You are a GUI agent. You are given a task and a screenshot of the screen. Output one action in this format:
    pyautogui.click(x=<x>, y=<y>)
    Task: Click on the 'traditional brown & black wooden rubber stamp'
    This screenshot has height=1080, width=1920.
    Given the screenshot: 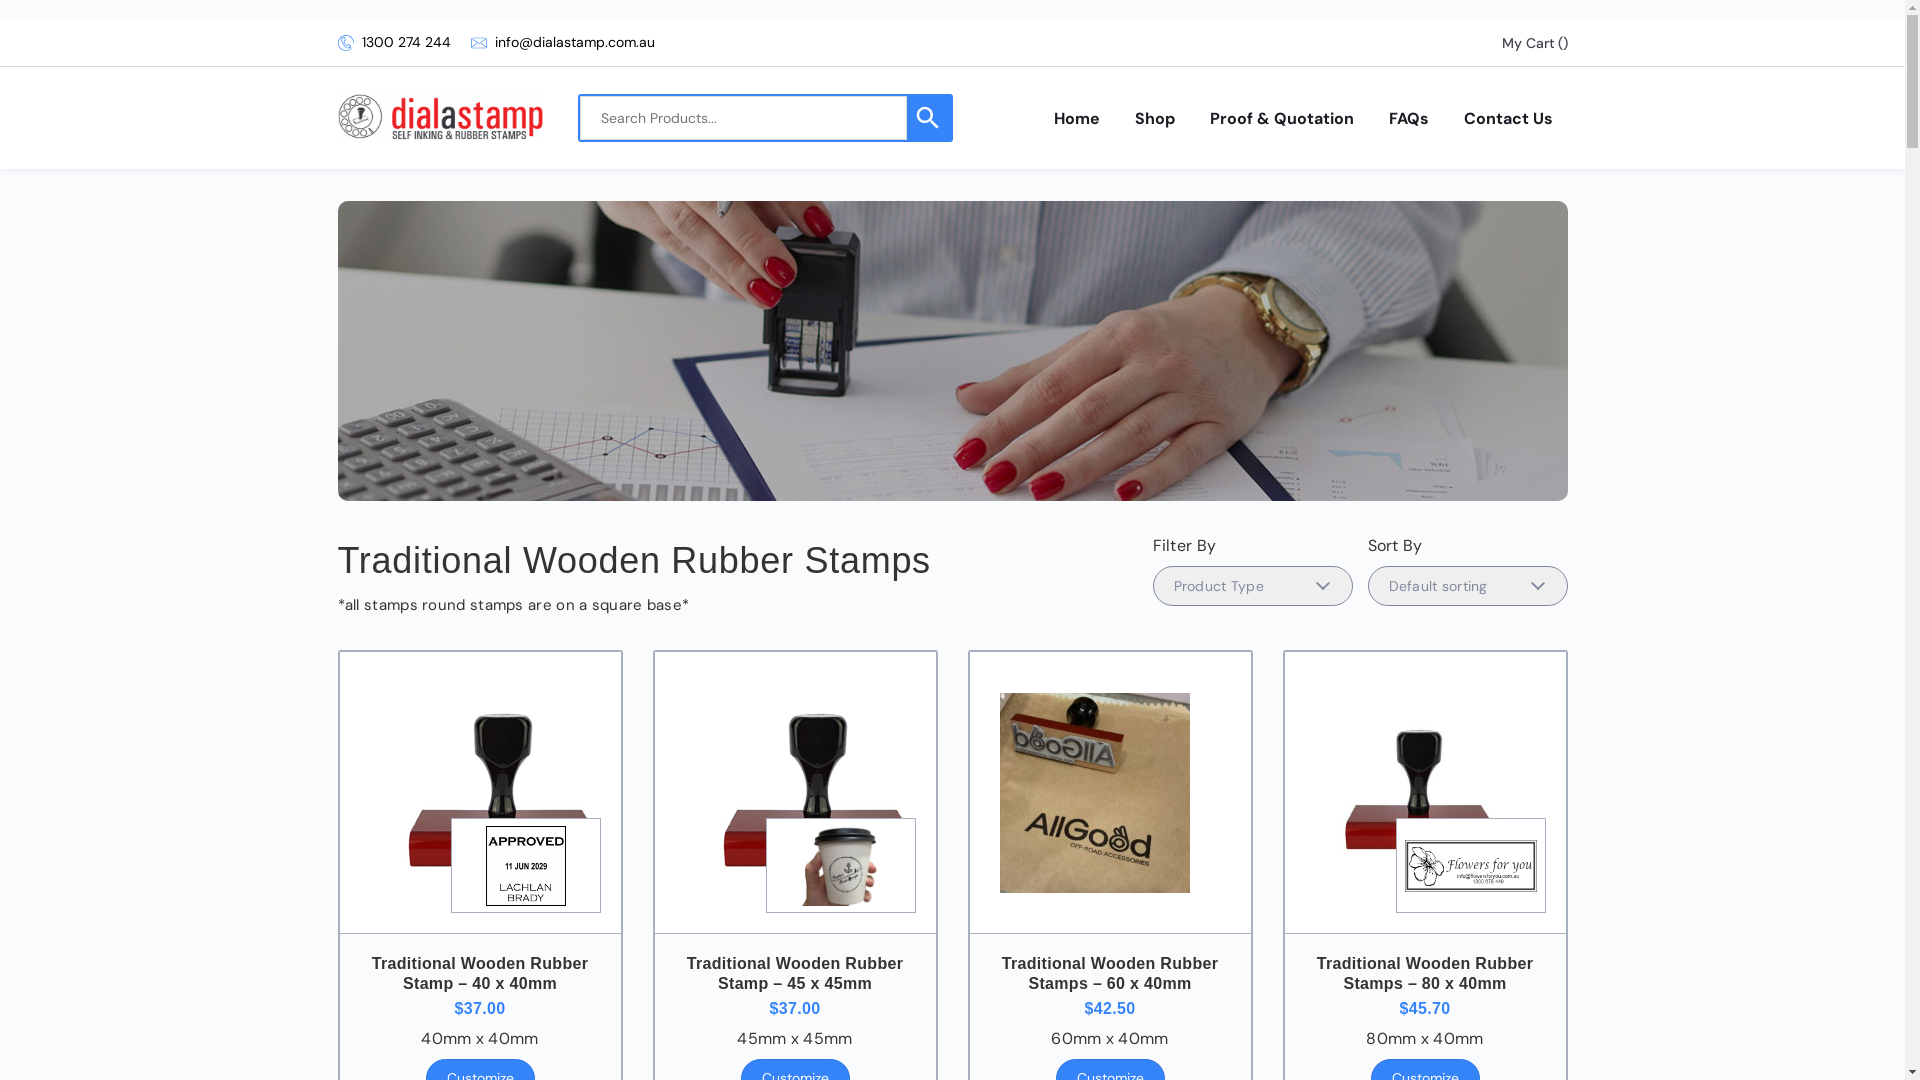 What is the action you would take?
    pyautogui.click(x=499, y=792)
    